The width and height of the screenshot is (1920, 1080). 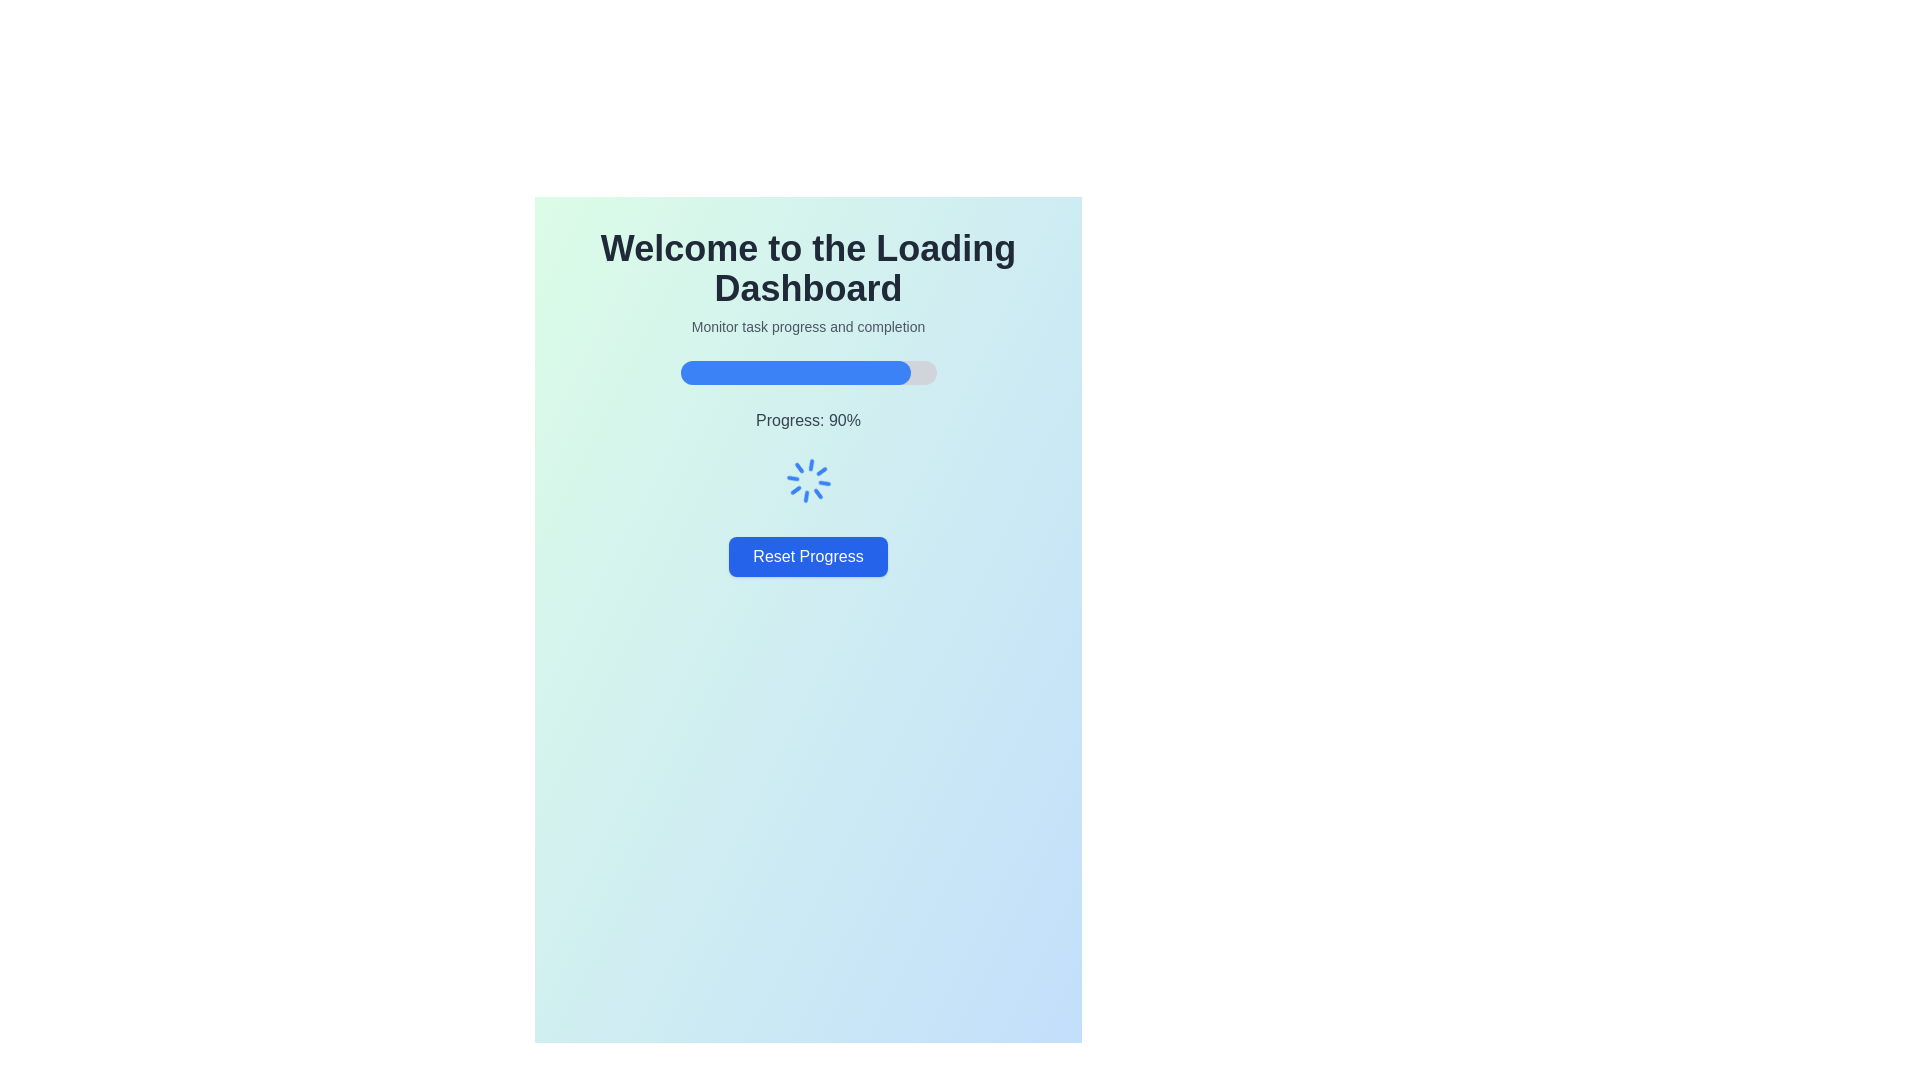 I want to click on the reset button located below the progress bar and spinning loader icon to observe any hover effects, so click(x=808, y=556).